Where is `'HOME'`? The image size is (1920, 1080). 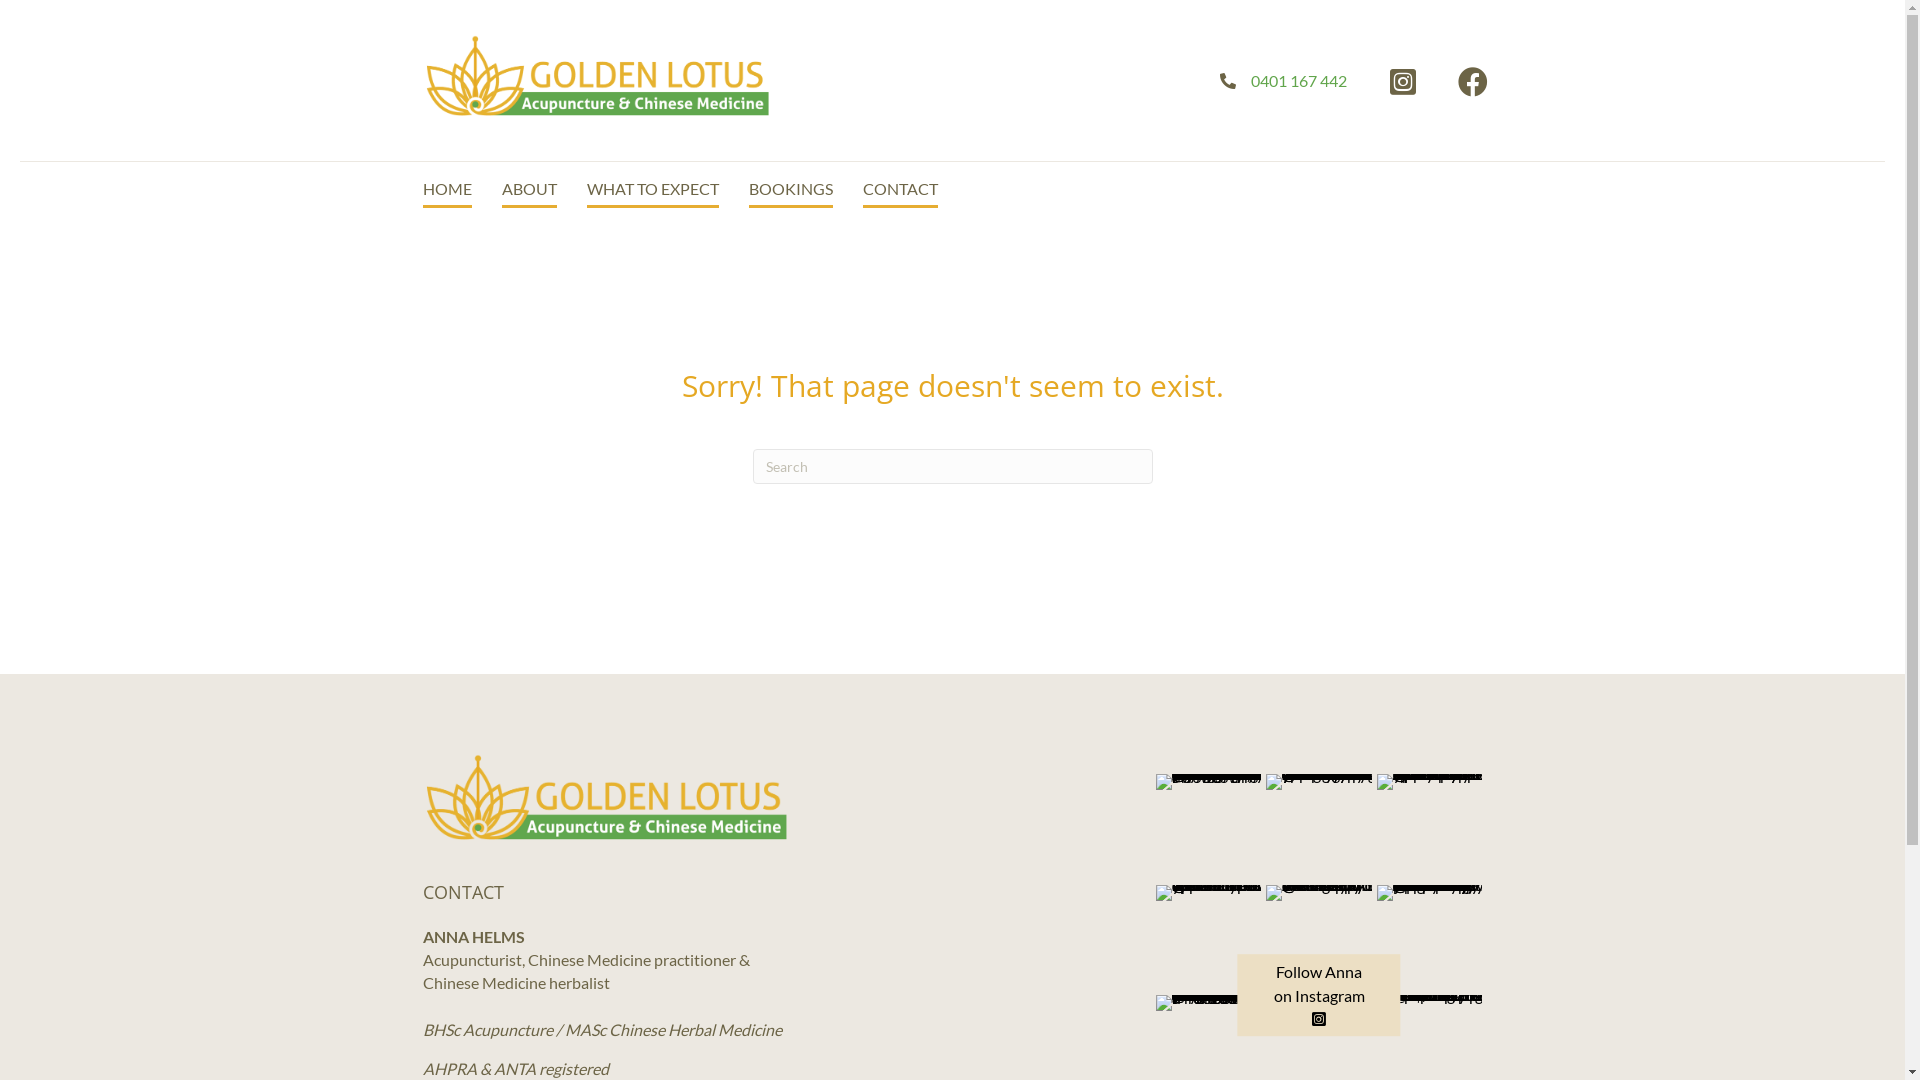 'HOME' is located at coordinates (445, 189).